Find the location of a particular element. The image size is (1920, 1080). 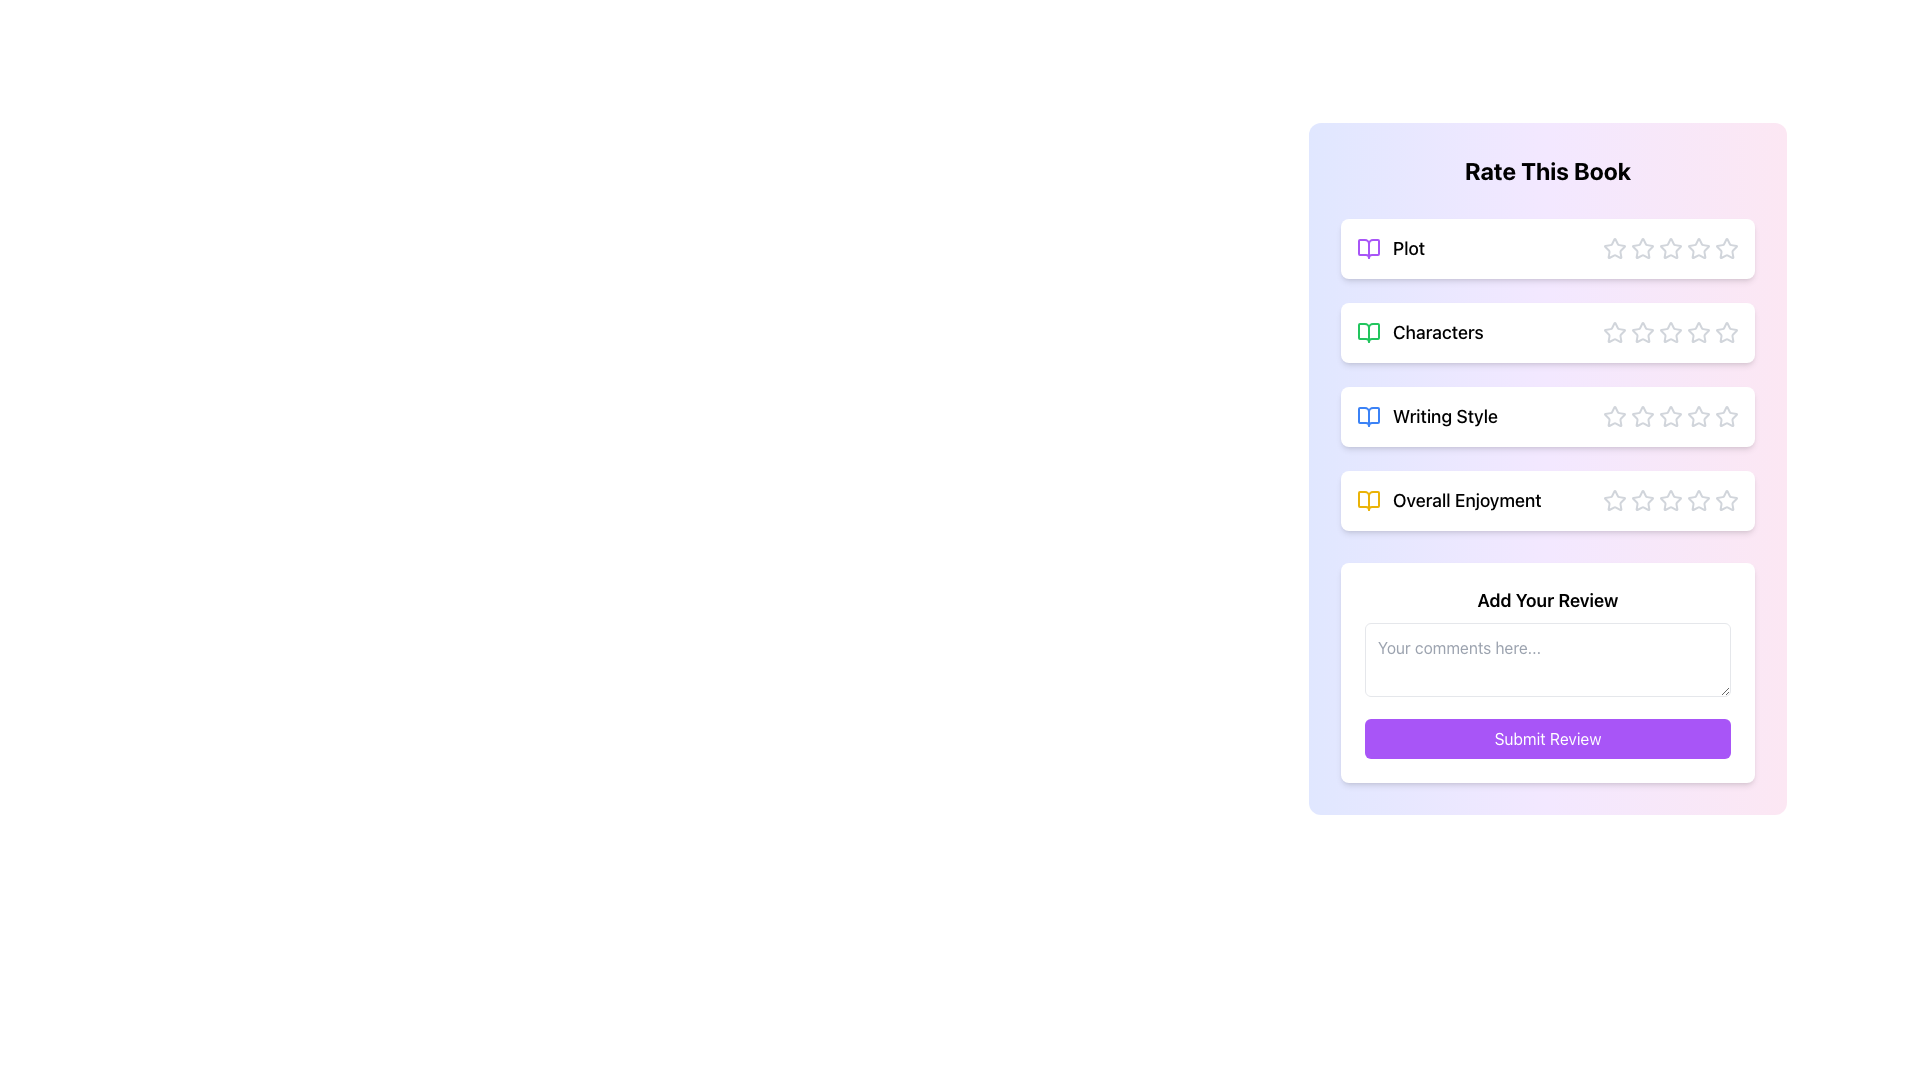

the second star icon in the rating section under 'Characters' is located at coordinates (1642, 331).